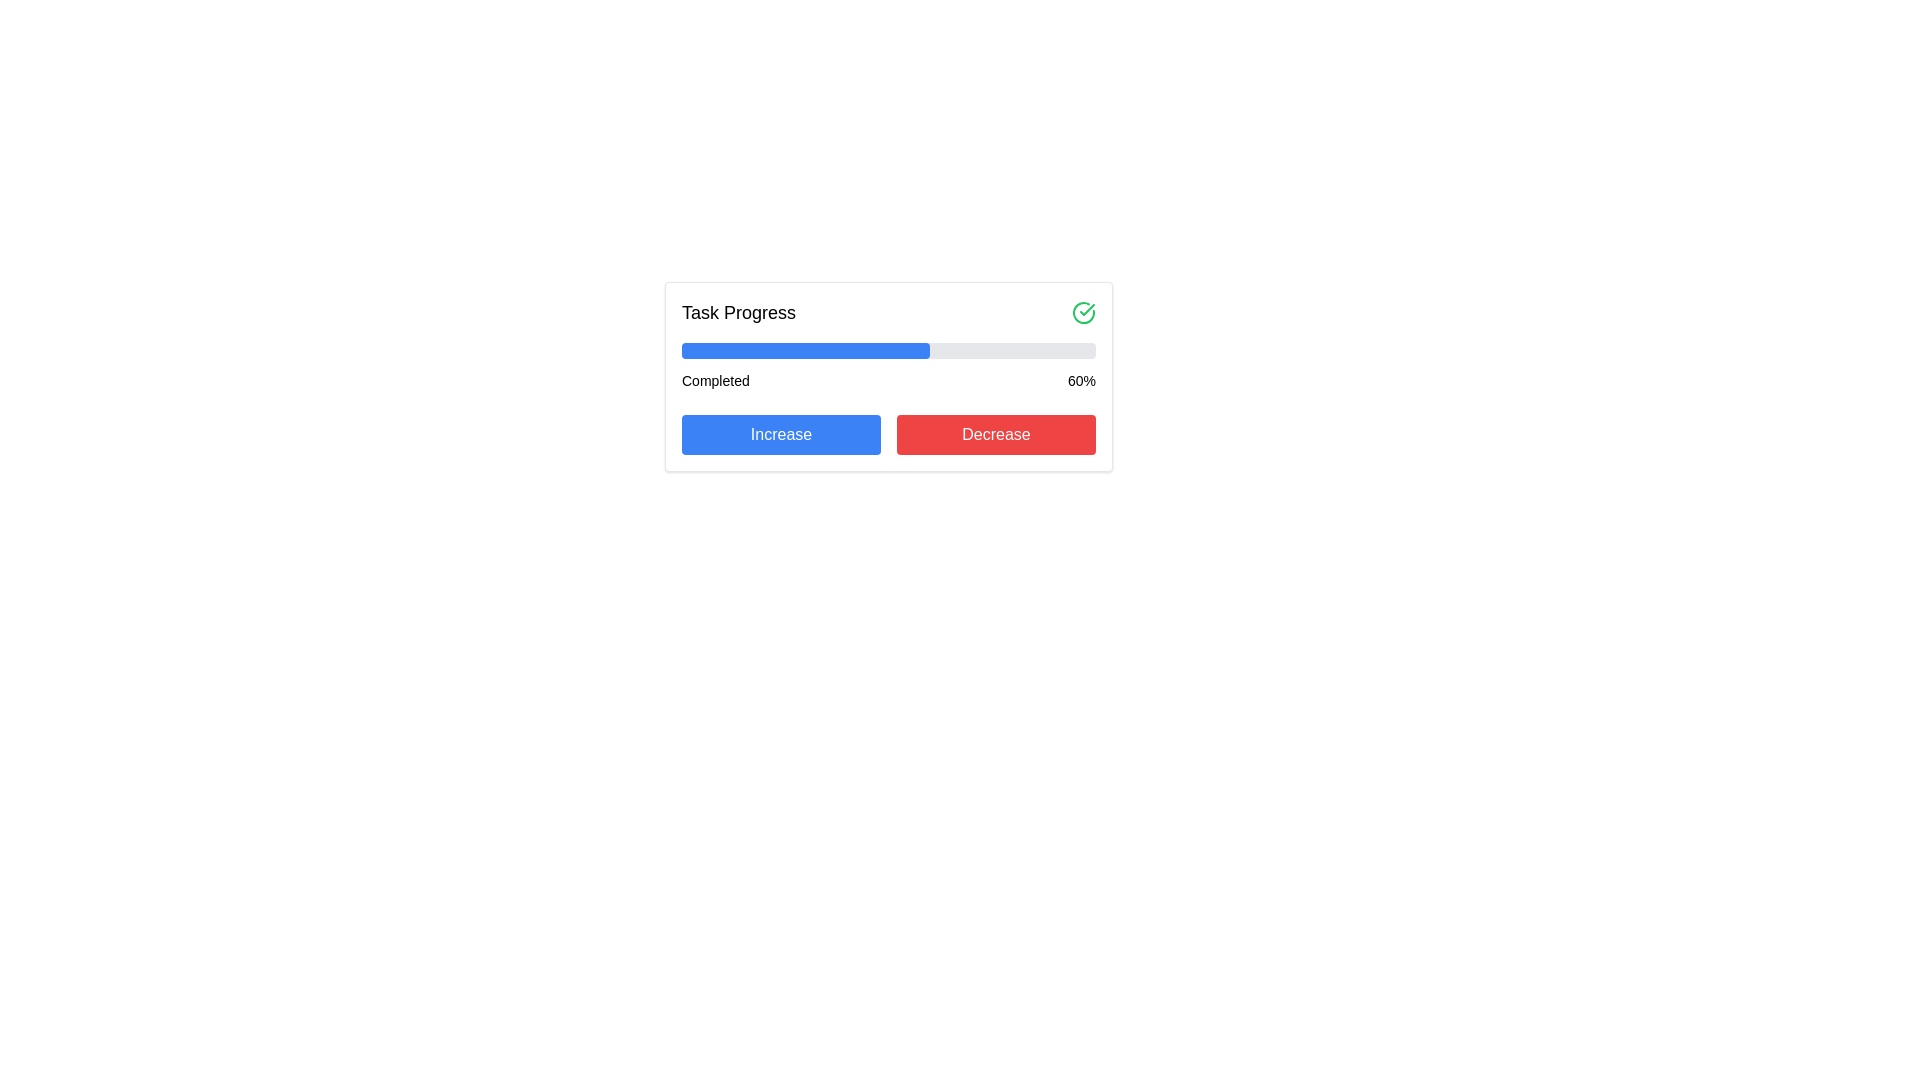  What do you see at coordinates (1080, 381) in the screenshot?
I see `the text label displaying the progress value '60%' in bold font, located next to the 'Completed' label within the task-progress display` at bounding box center [1080, 381].